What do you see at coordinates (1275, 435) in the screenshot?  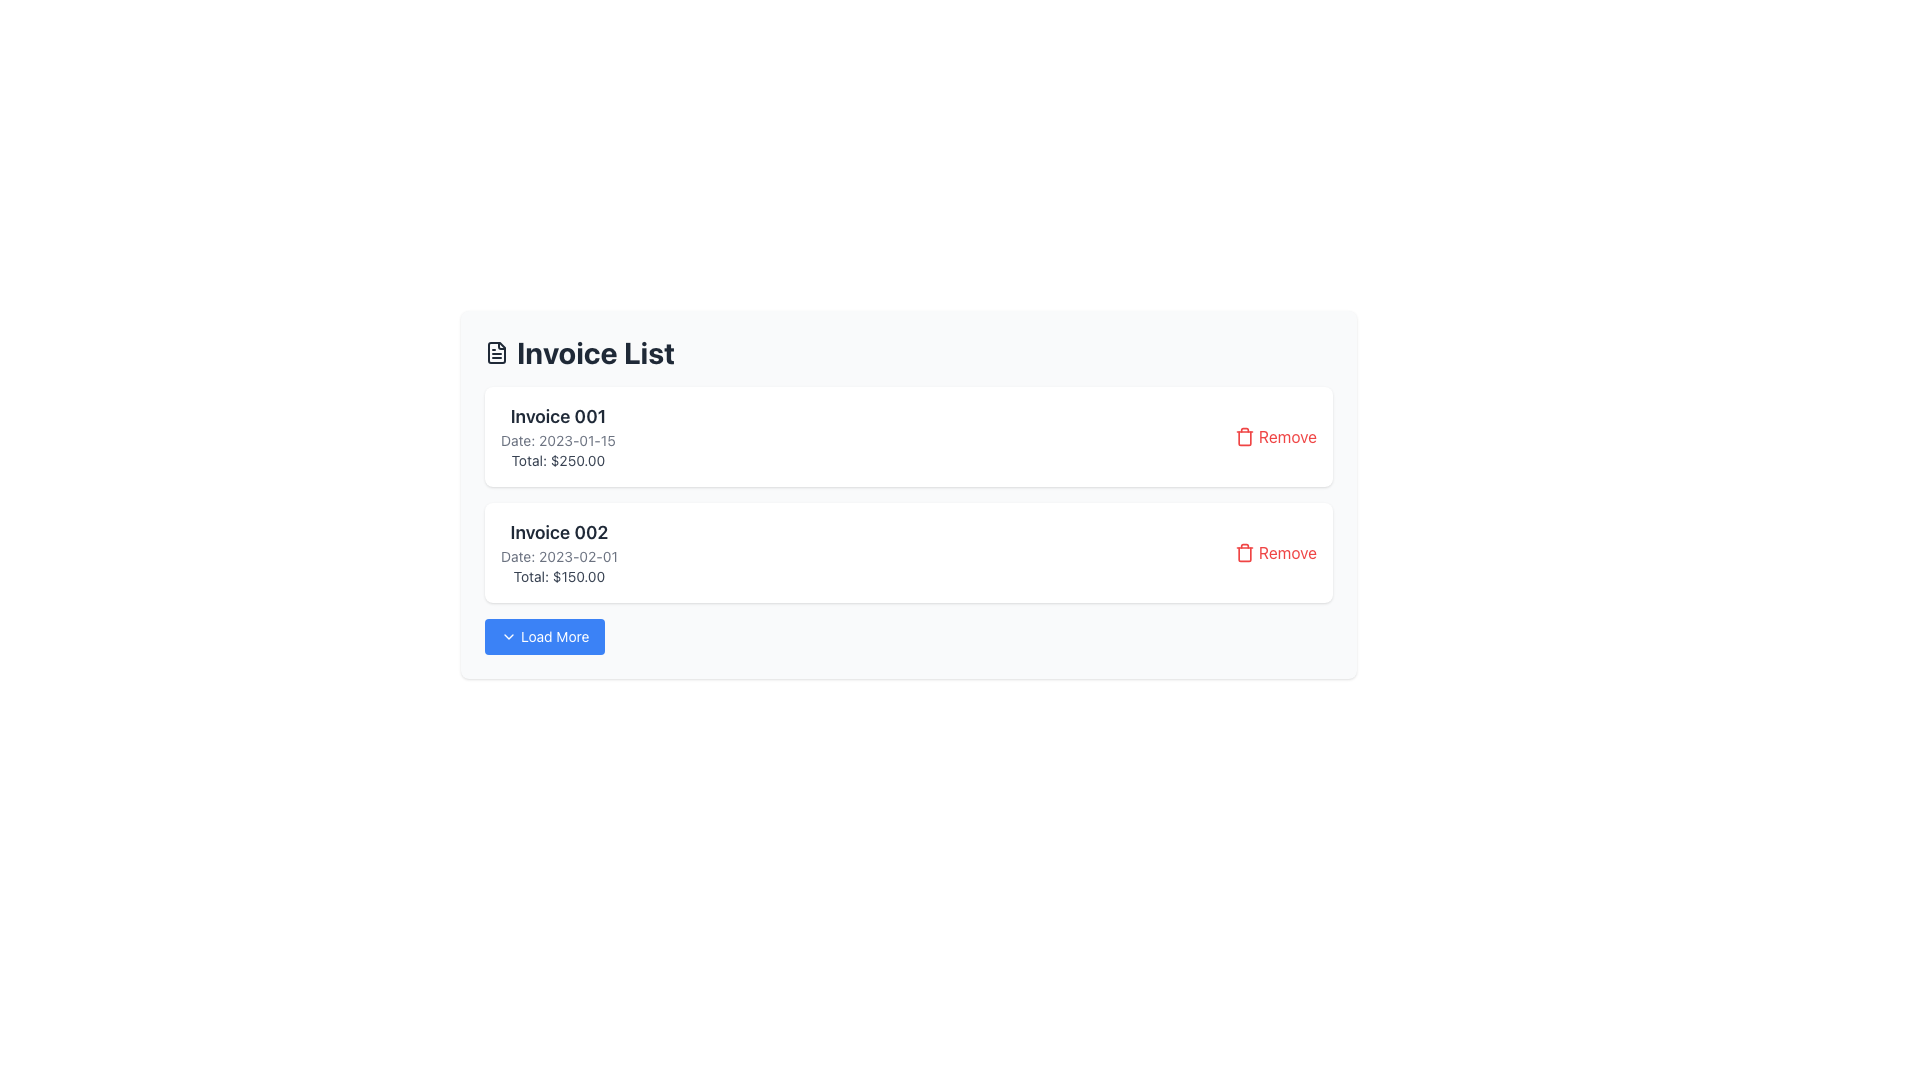 I see `the delete button positioned on the right-hand side of the 'Invoice 001' item` at bounding box center [1275, 435].